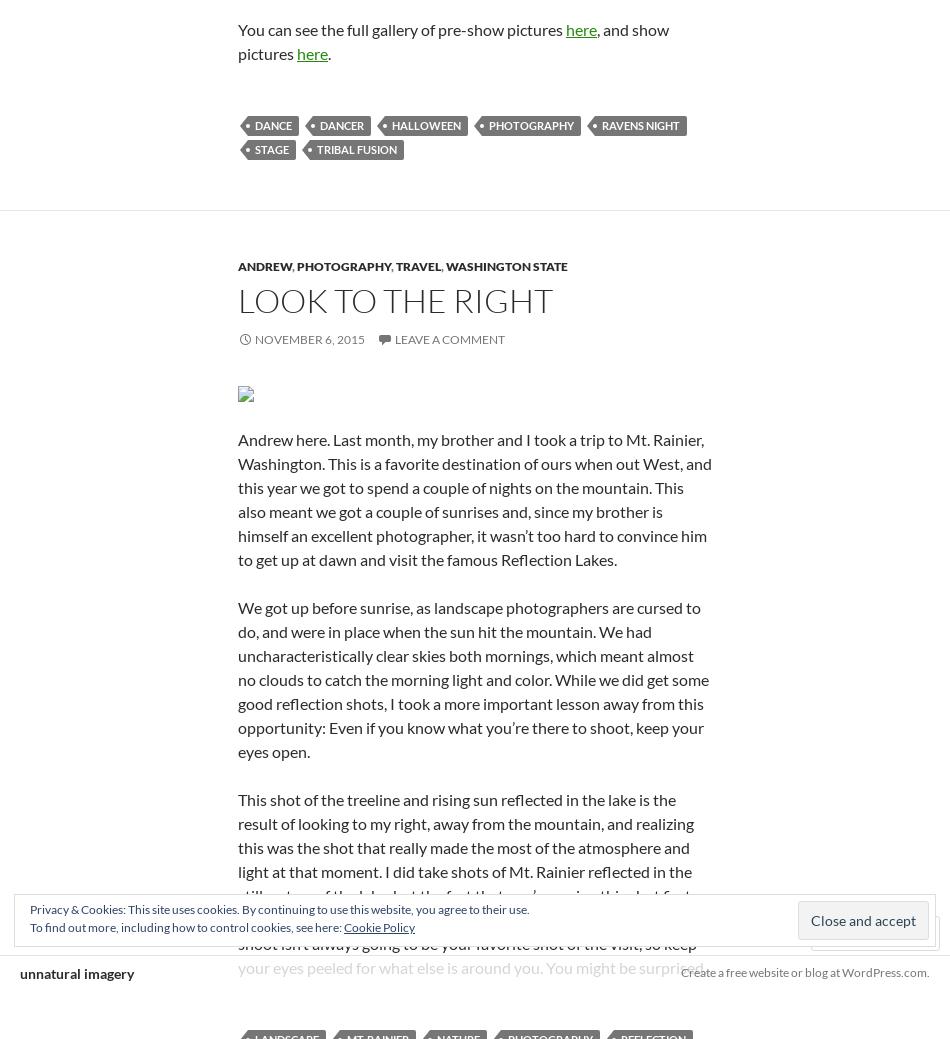  I want to click on 'dance', so click(272, 124).